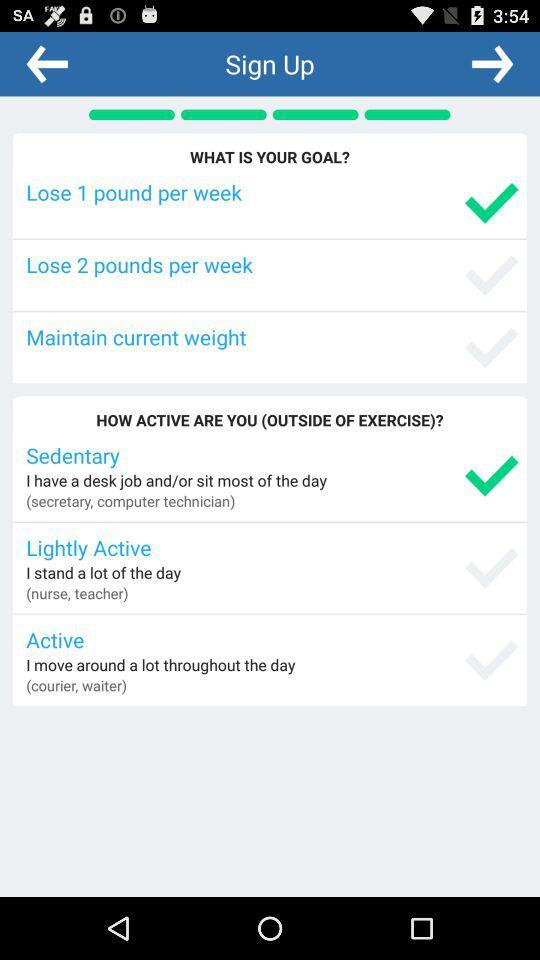 The image size is (540, 960). Describe the element at coordinates (491, 63) in the screenshot. I see `icon next to the sign up icon` at that location.